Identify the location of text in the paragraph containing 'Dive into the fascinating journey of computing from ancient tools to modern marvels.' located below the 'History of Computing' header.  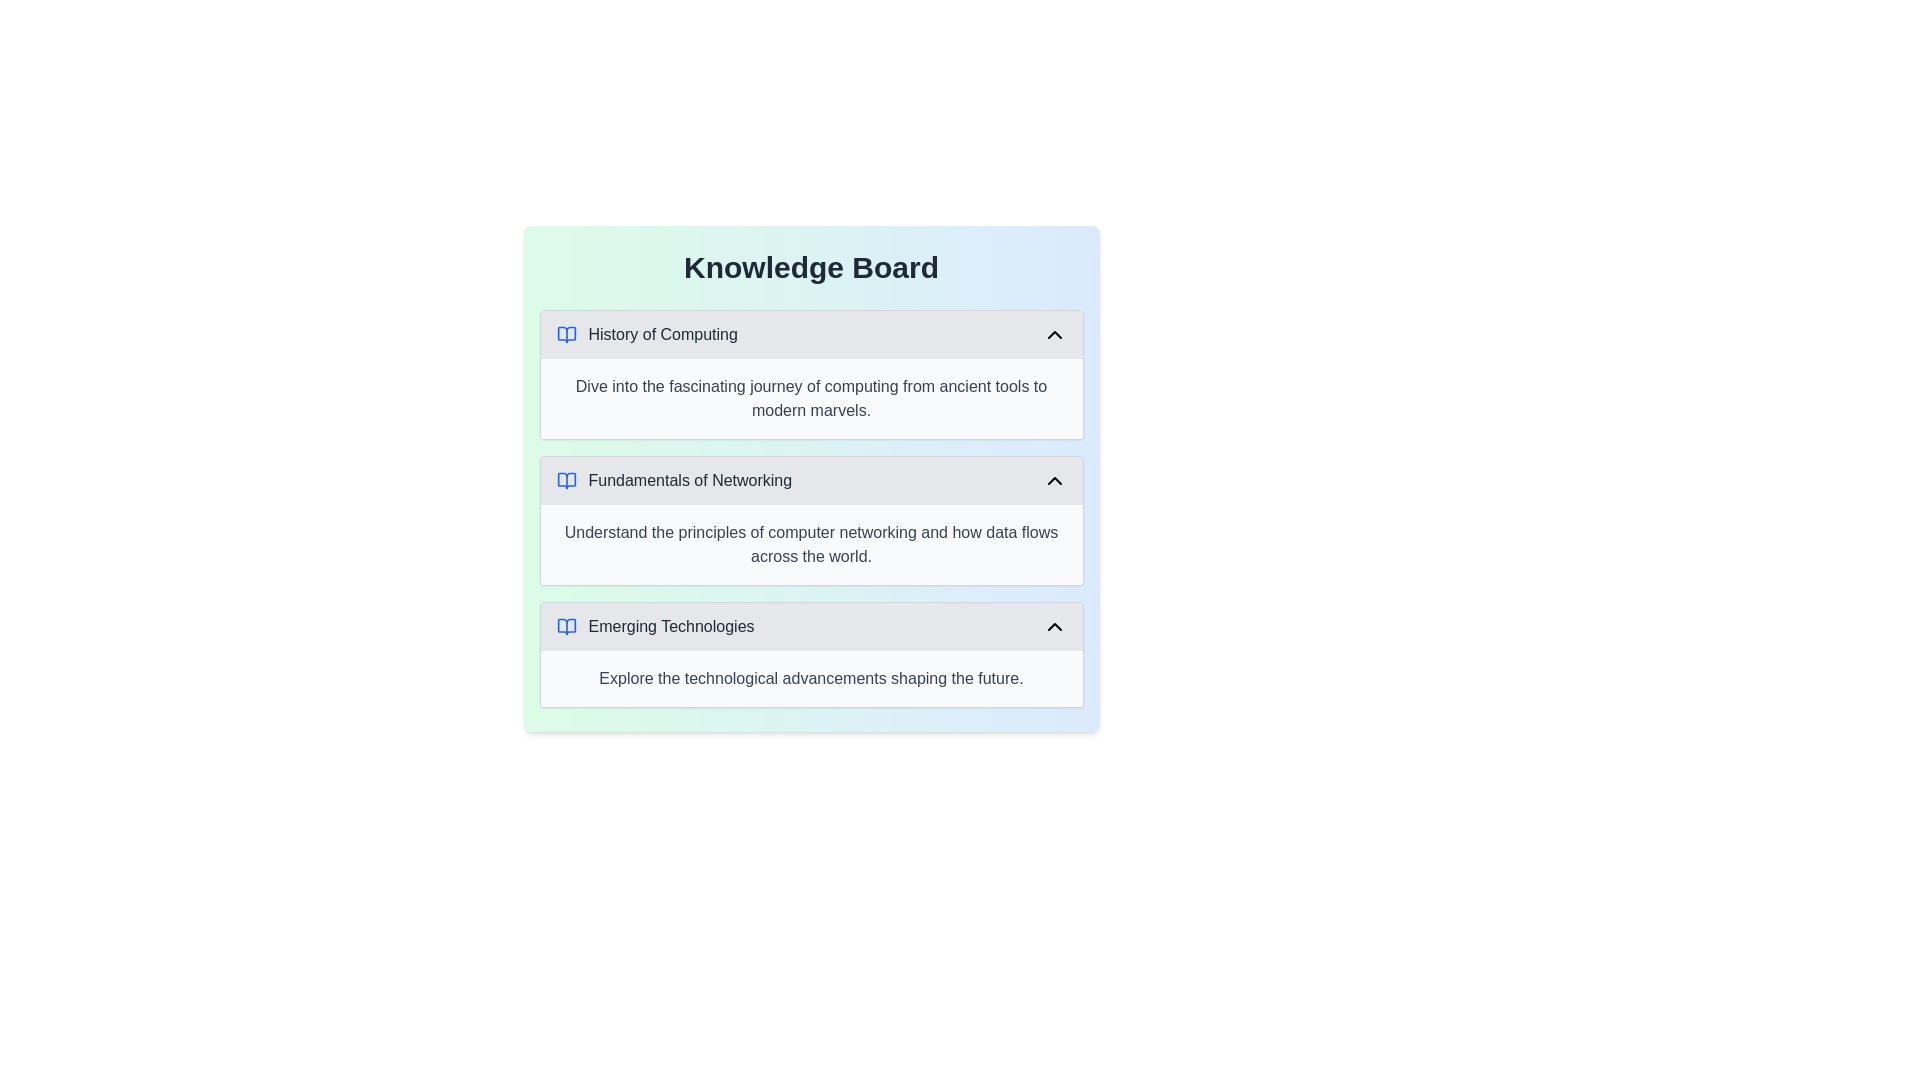
(811, 398).